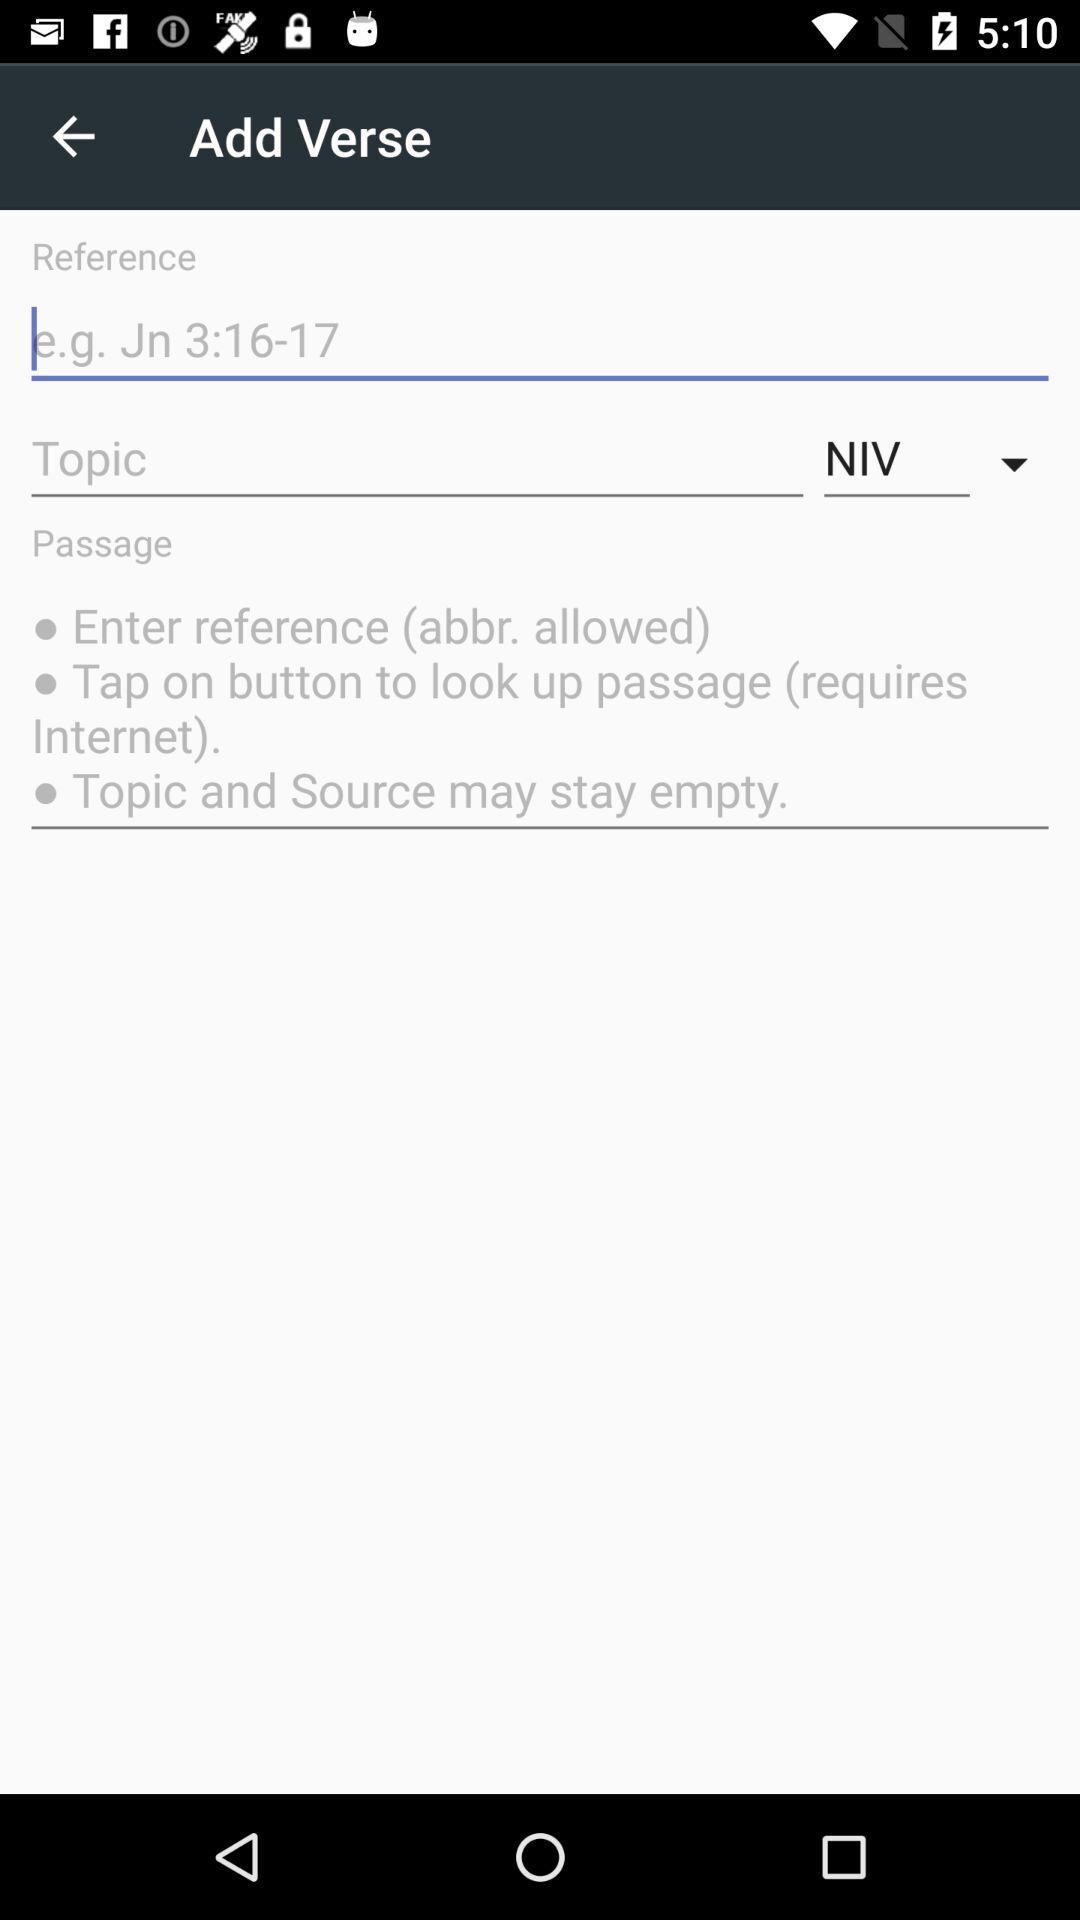 The image size is (1080, 1920). Describe the element at coordinates (1019, 457) in the screenshot. I see `additional options` at that location.